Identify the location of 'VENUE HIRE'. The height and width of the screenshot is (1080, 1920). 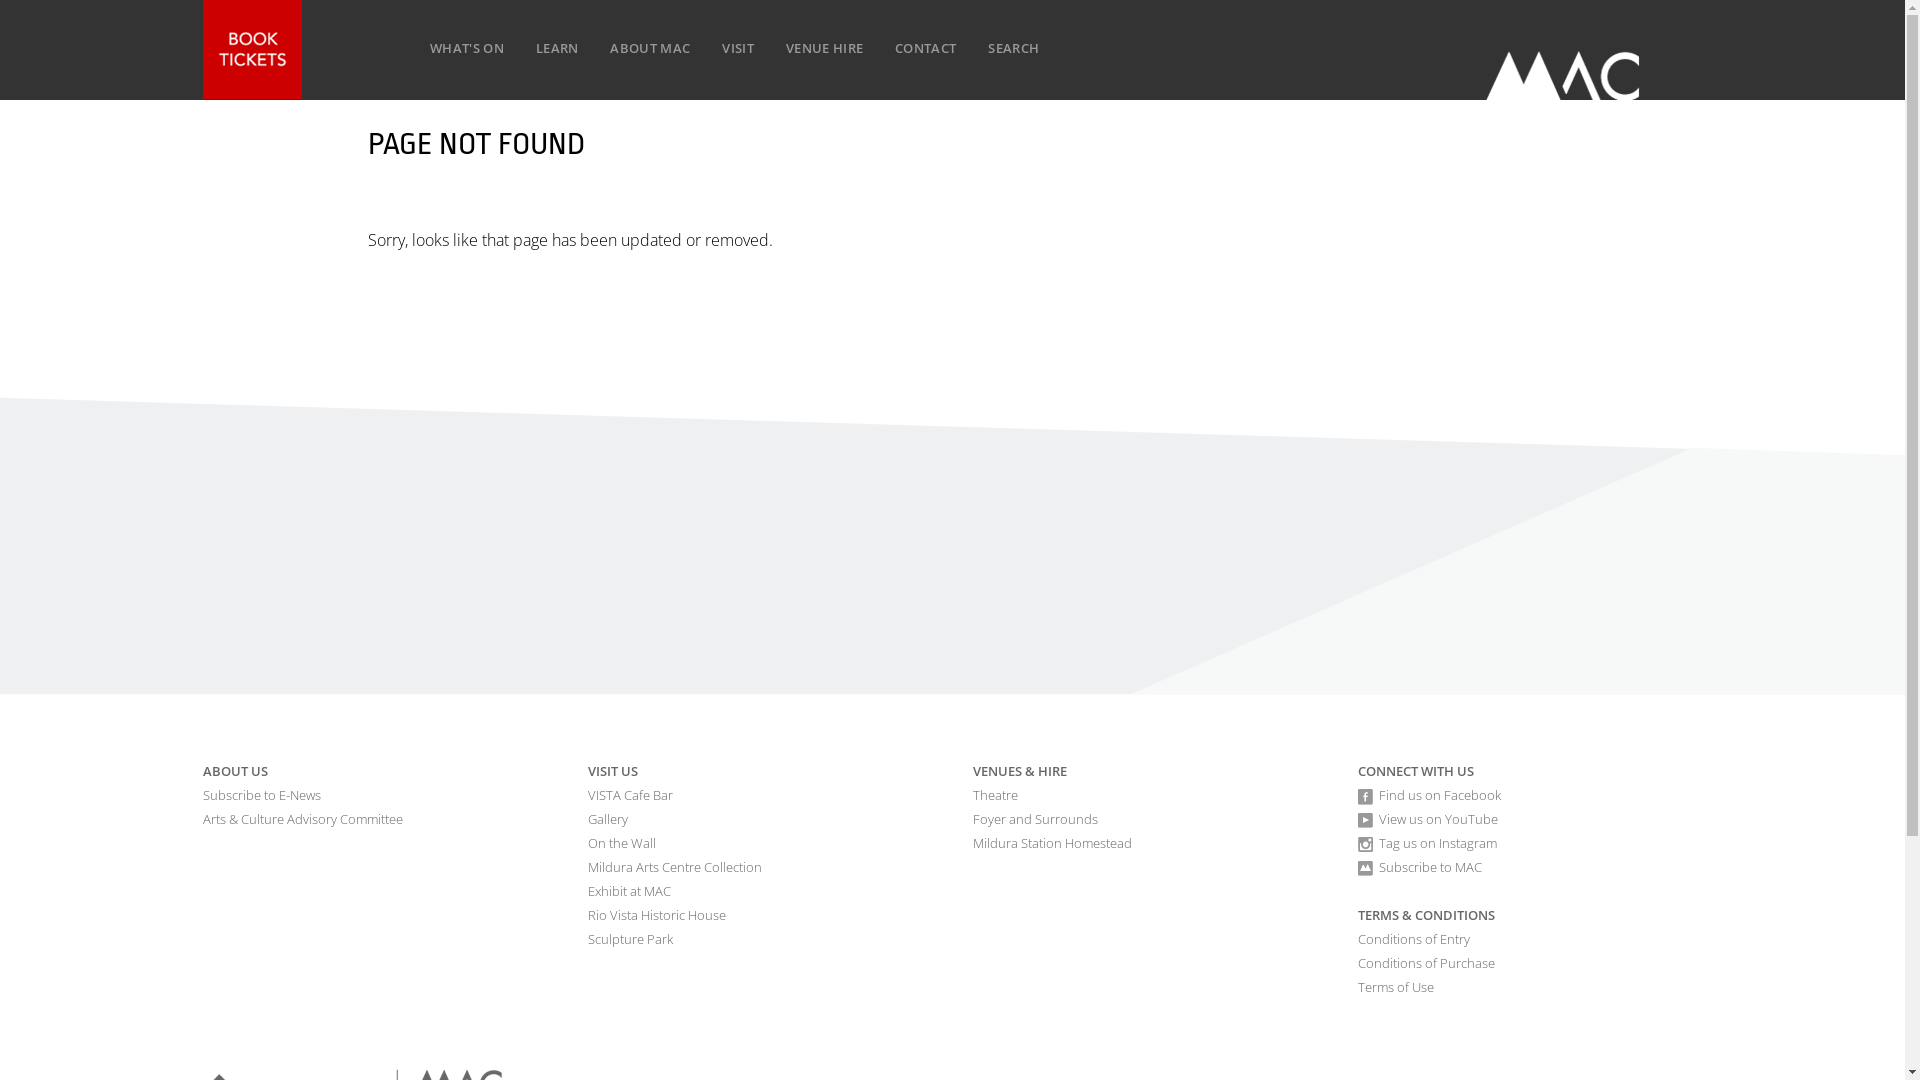
(824, 47).